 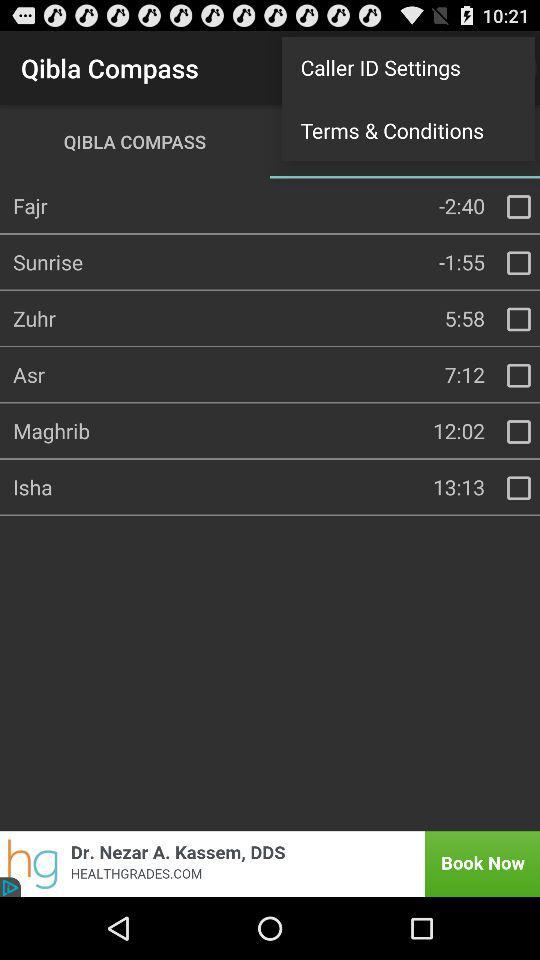 I want to click on button image, so click(x=518, y=432).